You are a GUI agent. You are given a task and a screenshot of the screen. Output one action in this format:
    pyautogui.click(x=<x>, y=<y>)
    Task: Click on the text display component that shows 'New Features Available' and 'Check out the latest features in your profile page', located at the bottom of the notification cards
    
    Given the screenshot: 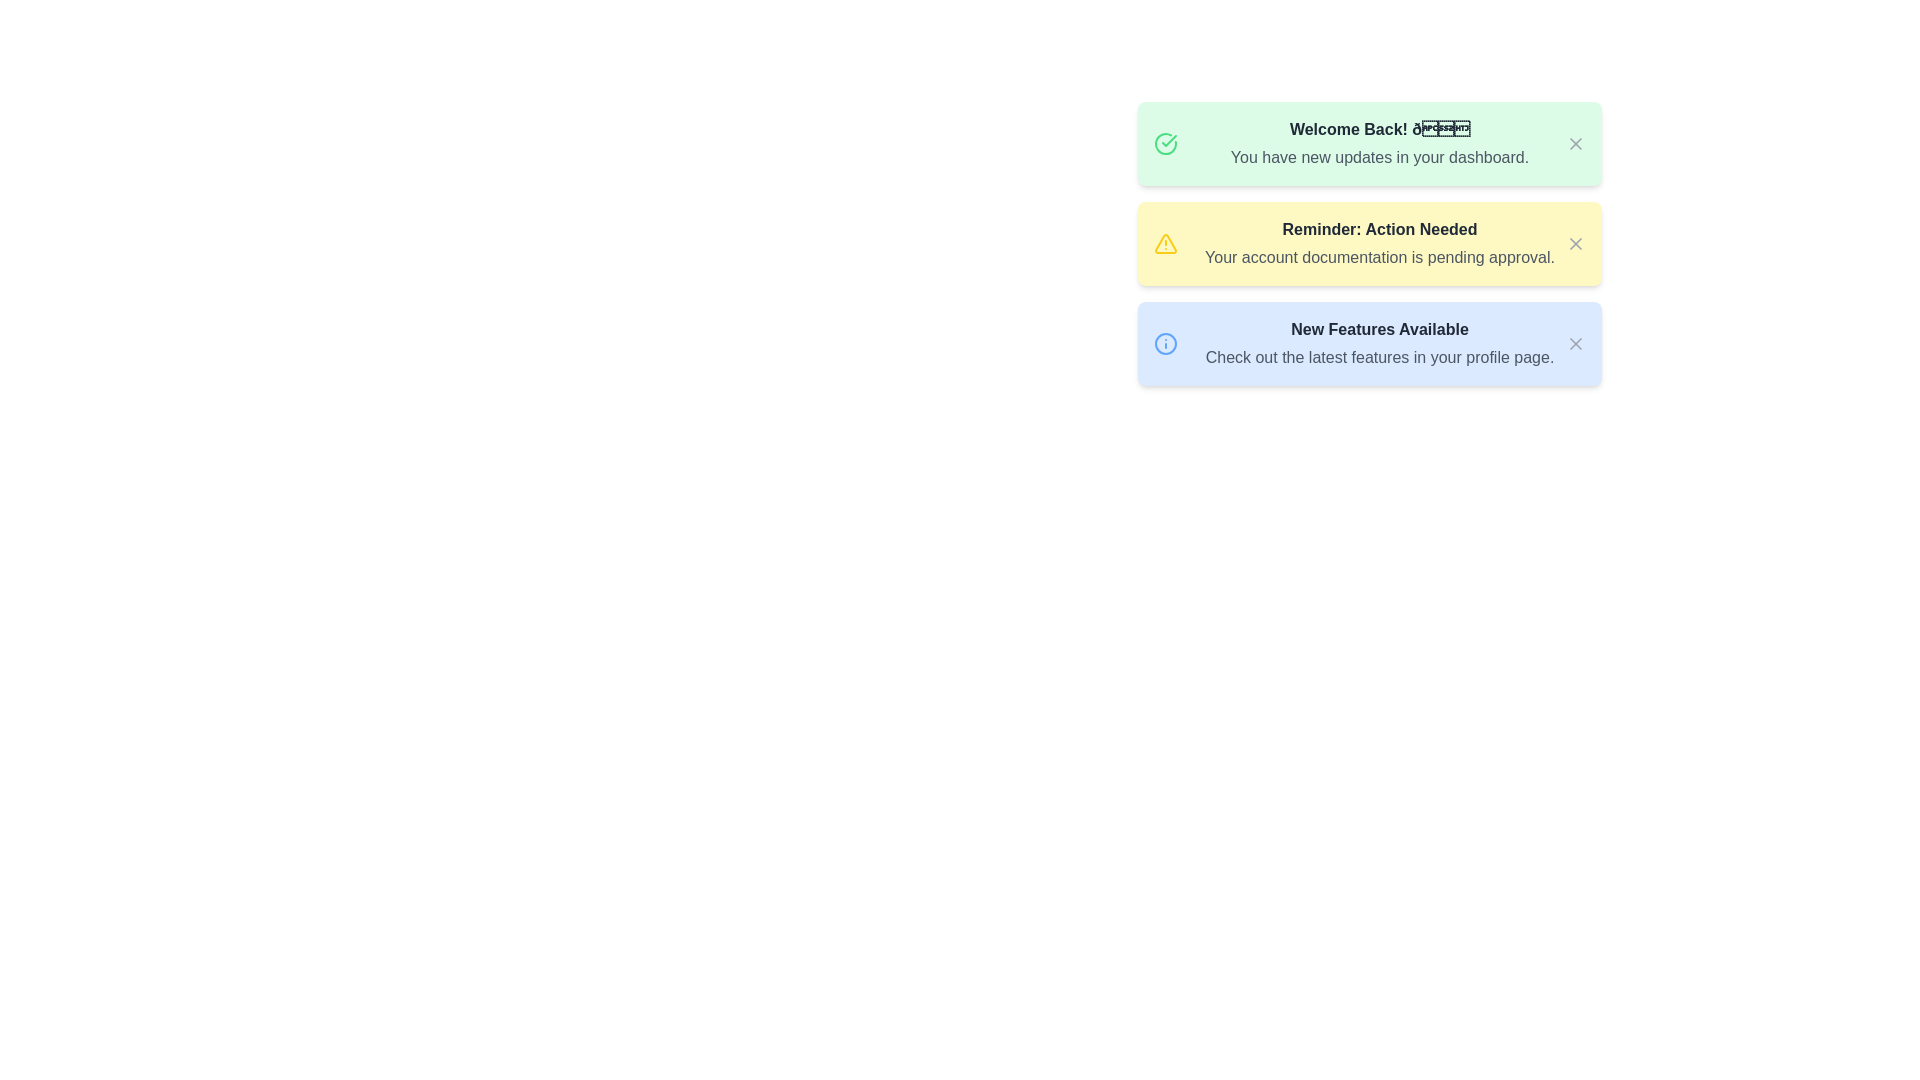 What is the action you would take?
    pyautogui.click(x=1379, y=342)
    